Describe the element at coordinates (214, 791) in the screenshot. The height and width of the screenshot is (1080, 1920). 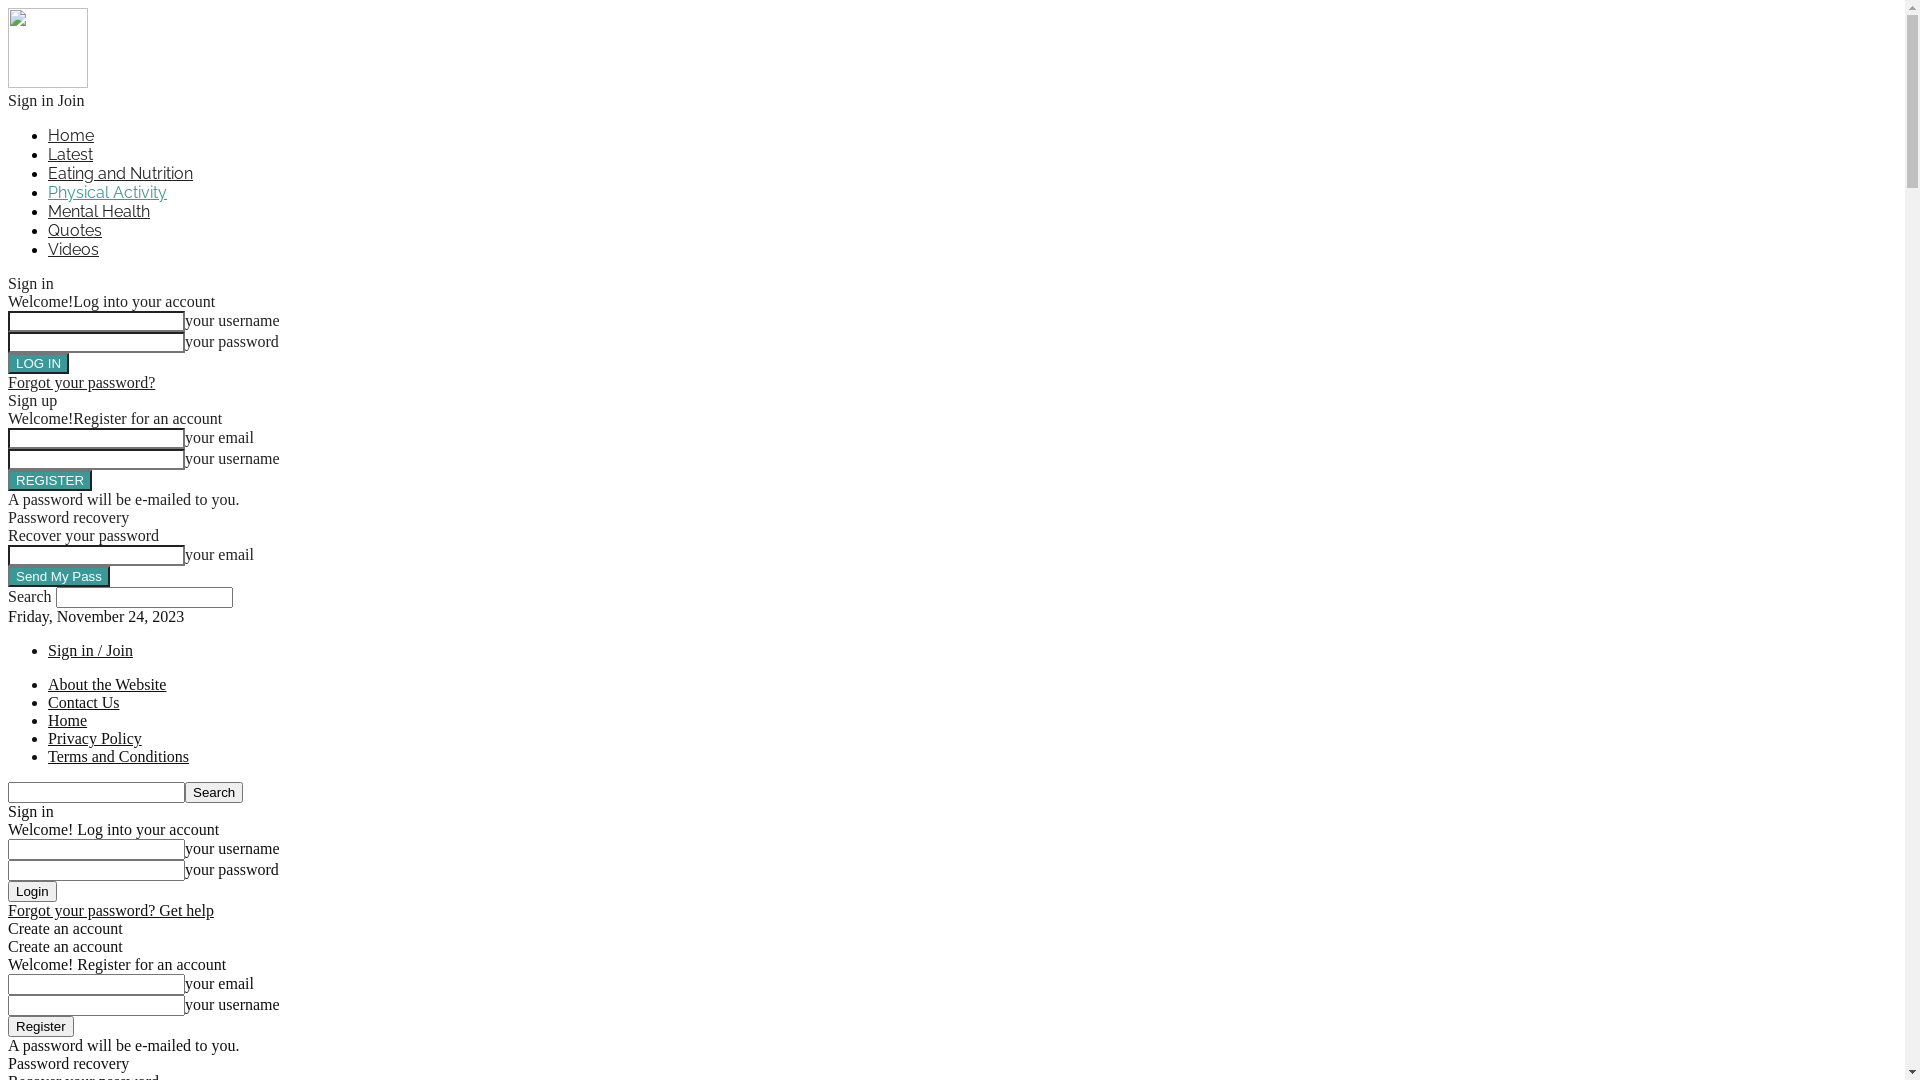
I see `'Search'` at that location.